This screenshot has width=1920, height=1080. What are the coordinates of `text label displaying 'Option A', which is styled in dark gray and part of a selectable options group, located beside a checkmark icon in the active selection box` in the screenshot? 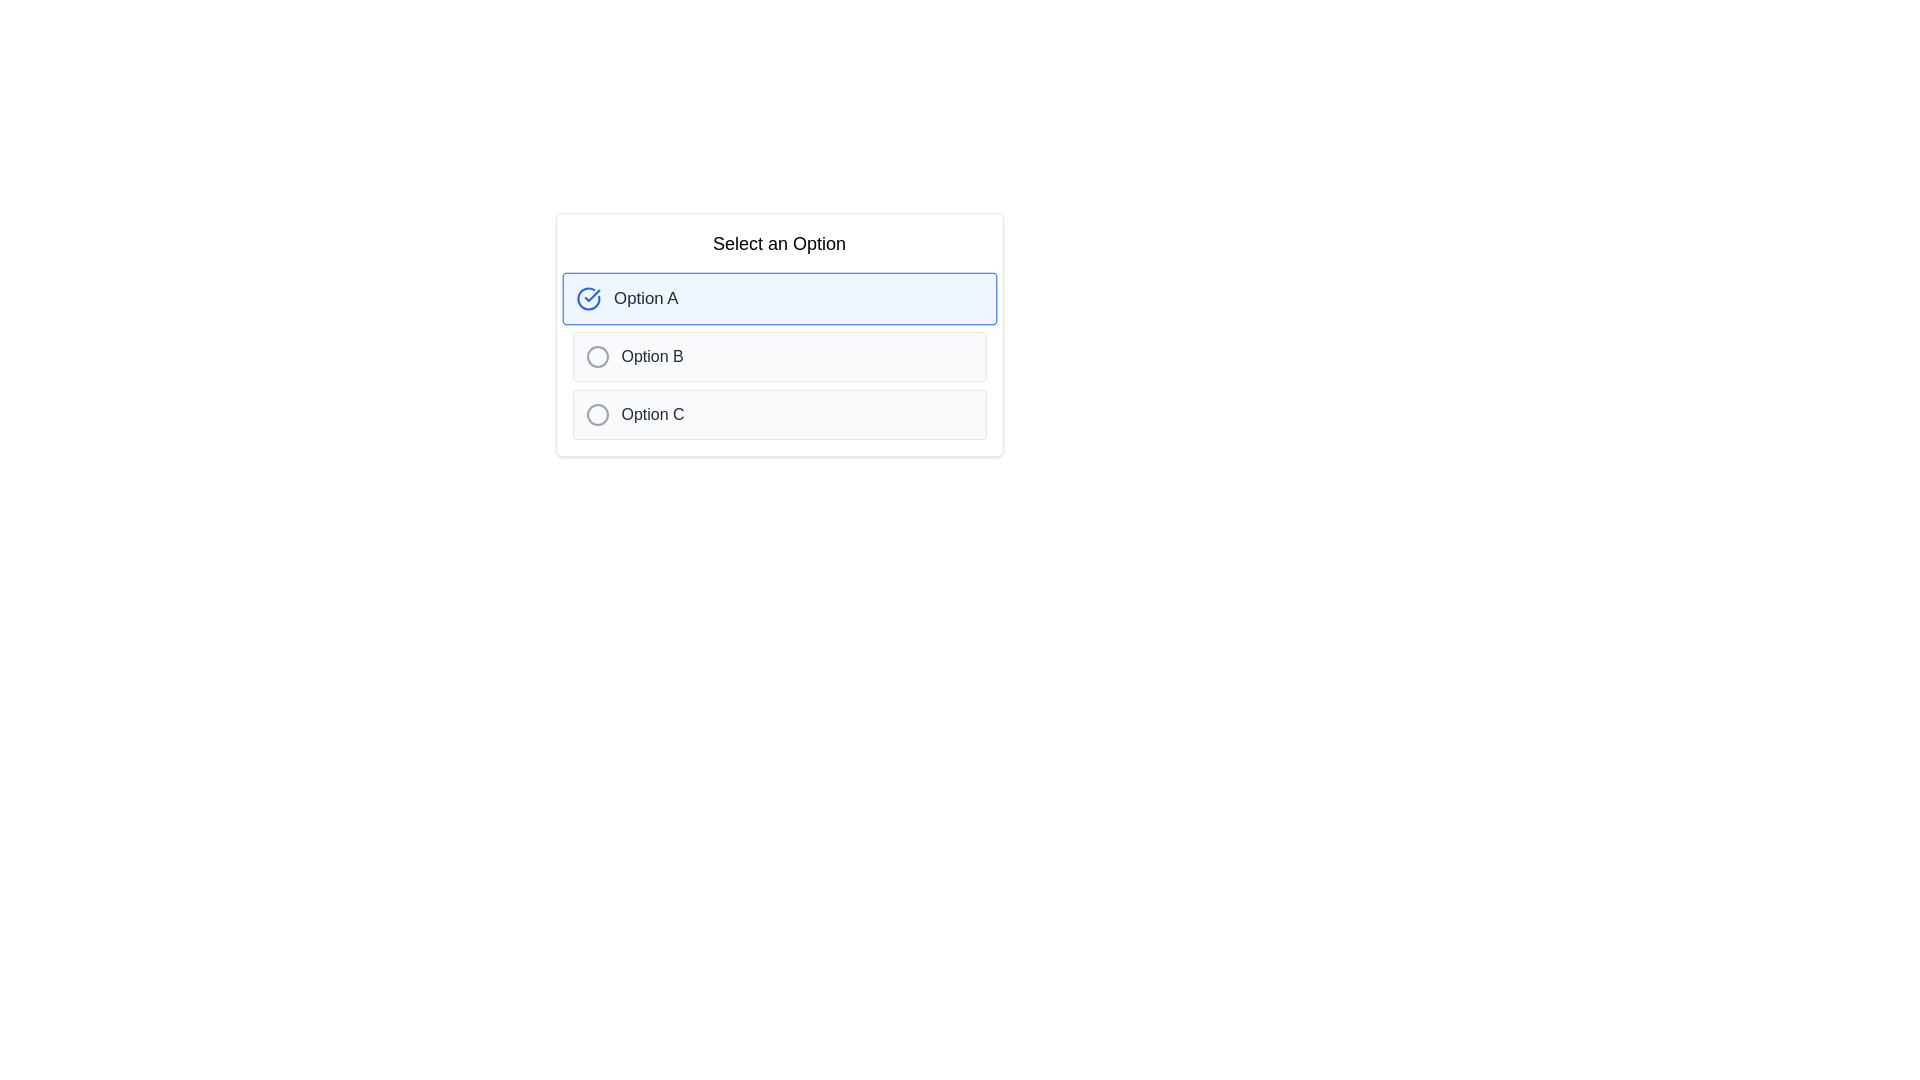 It's located at (645, 299).